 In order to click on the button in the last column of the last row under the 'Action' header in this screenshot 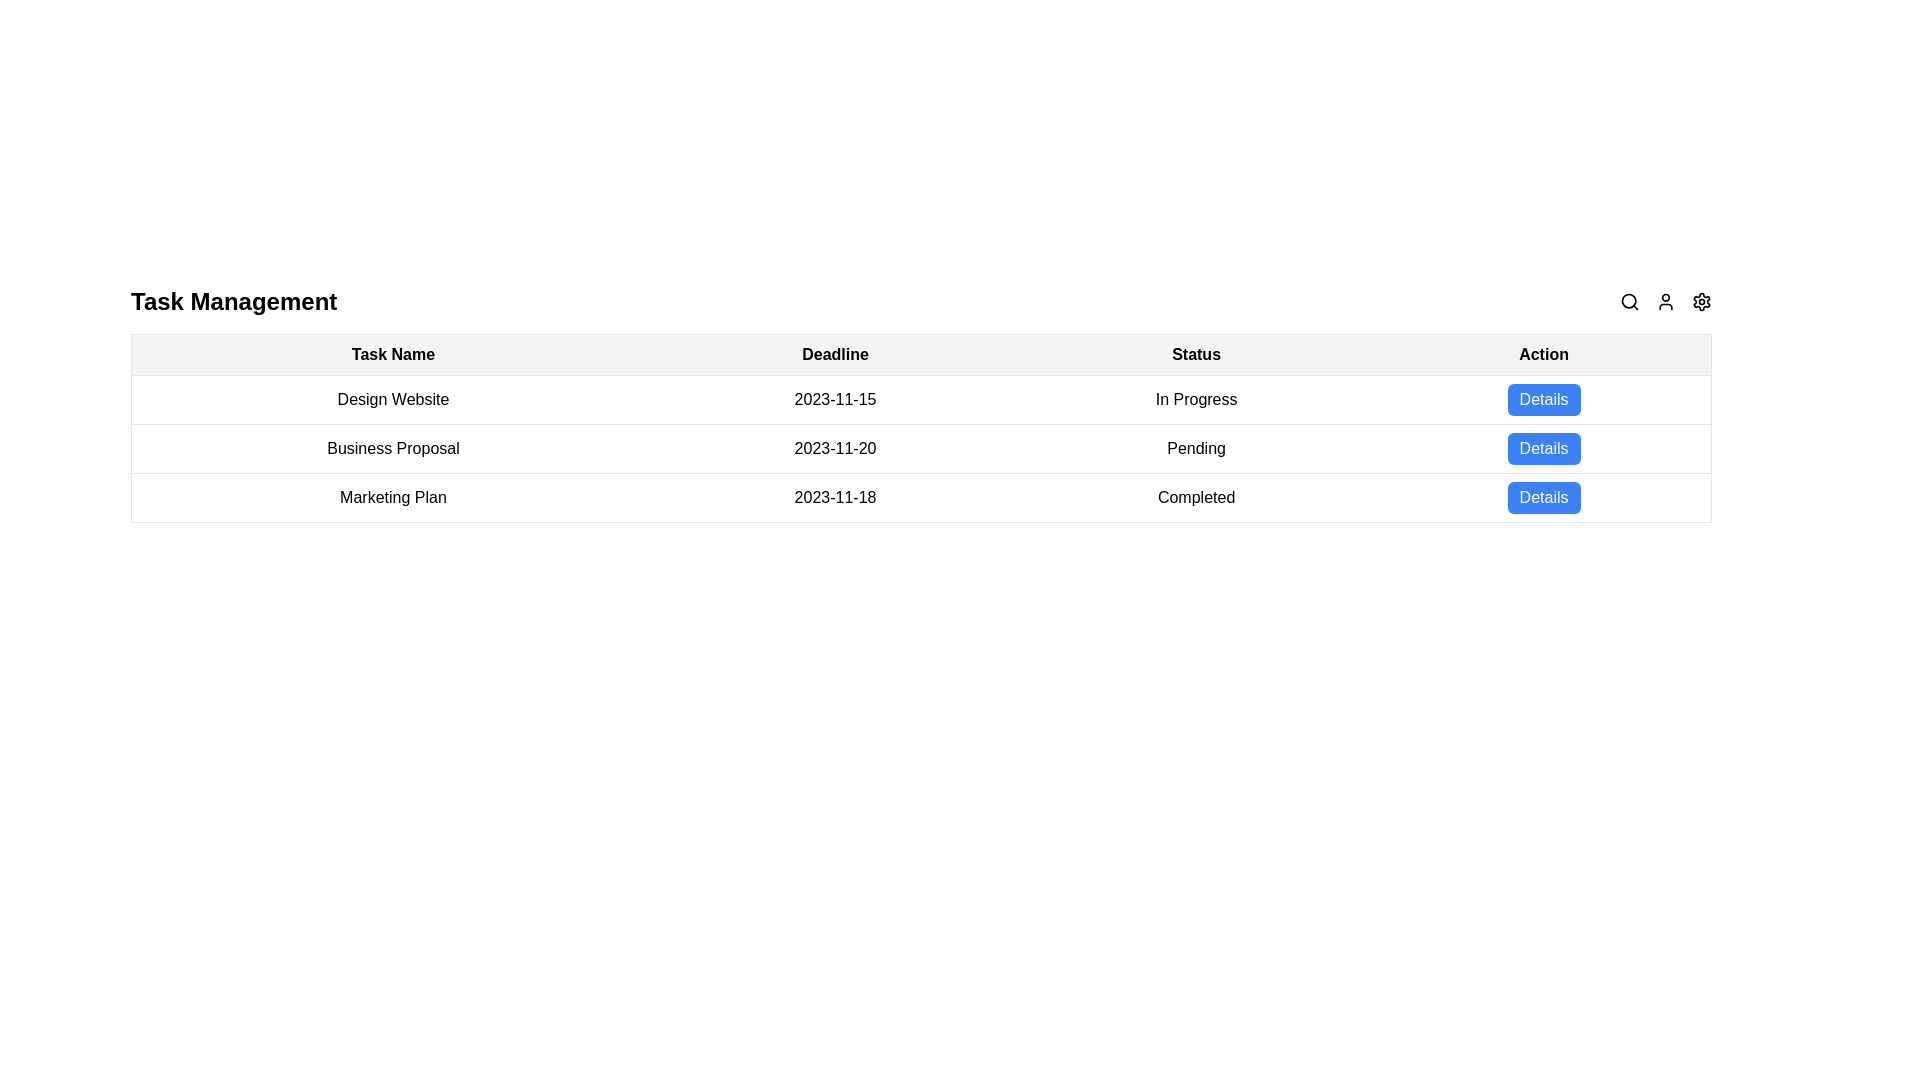, I will do `click(1543, 496)`.